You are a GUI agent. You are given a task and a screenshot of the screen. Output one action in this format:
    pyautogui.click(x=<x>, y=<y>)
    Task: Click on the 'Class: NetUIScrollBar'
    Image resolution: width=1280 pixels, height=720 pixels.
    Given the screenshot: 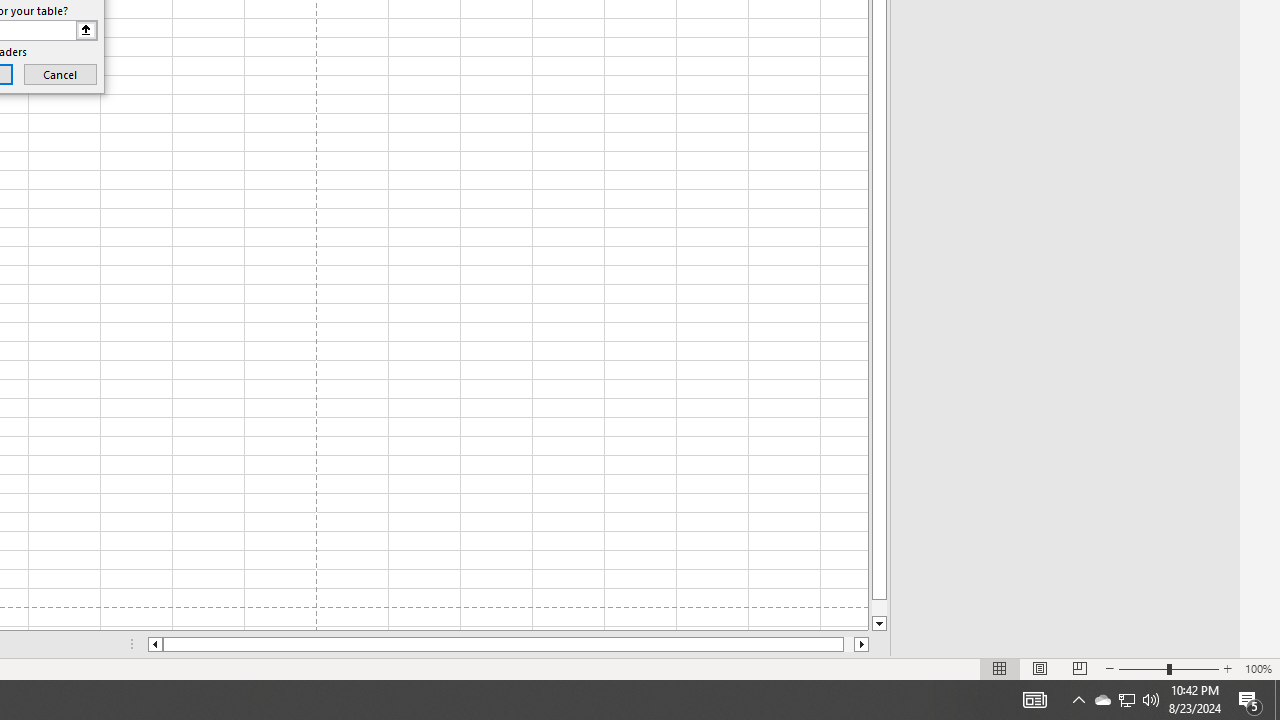 What is the action you would take?
    pyautogui.click(x=508, y=644)
    